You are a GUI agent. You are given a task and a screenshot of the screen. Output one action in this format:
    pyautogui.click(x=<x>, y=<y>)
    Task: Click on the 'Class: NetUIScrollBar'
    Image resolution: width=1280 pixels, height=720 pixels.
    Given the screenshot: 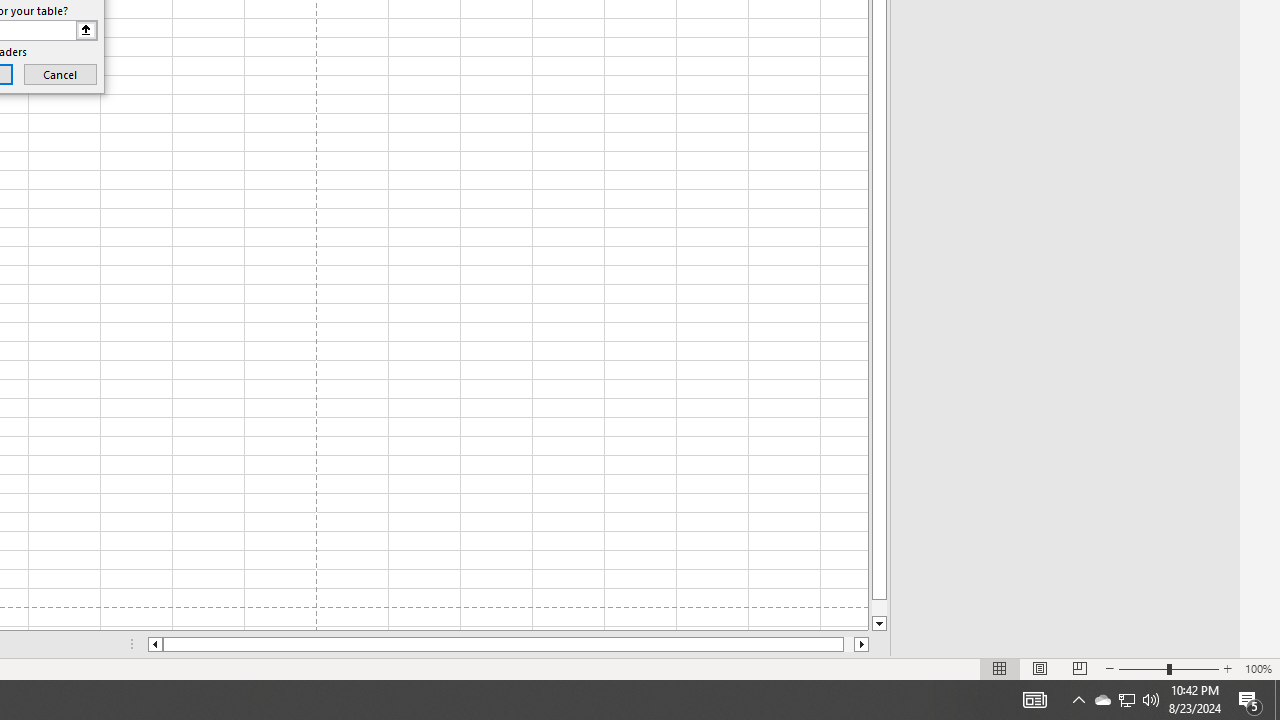 What is the action you would take?
    pyautogui.click(x=508, y=644)
    